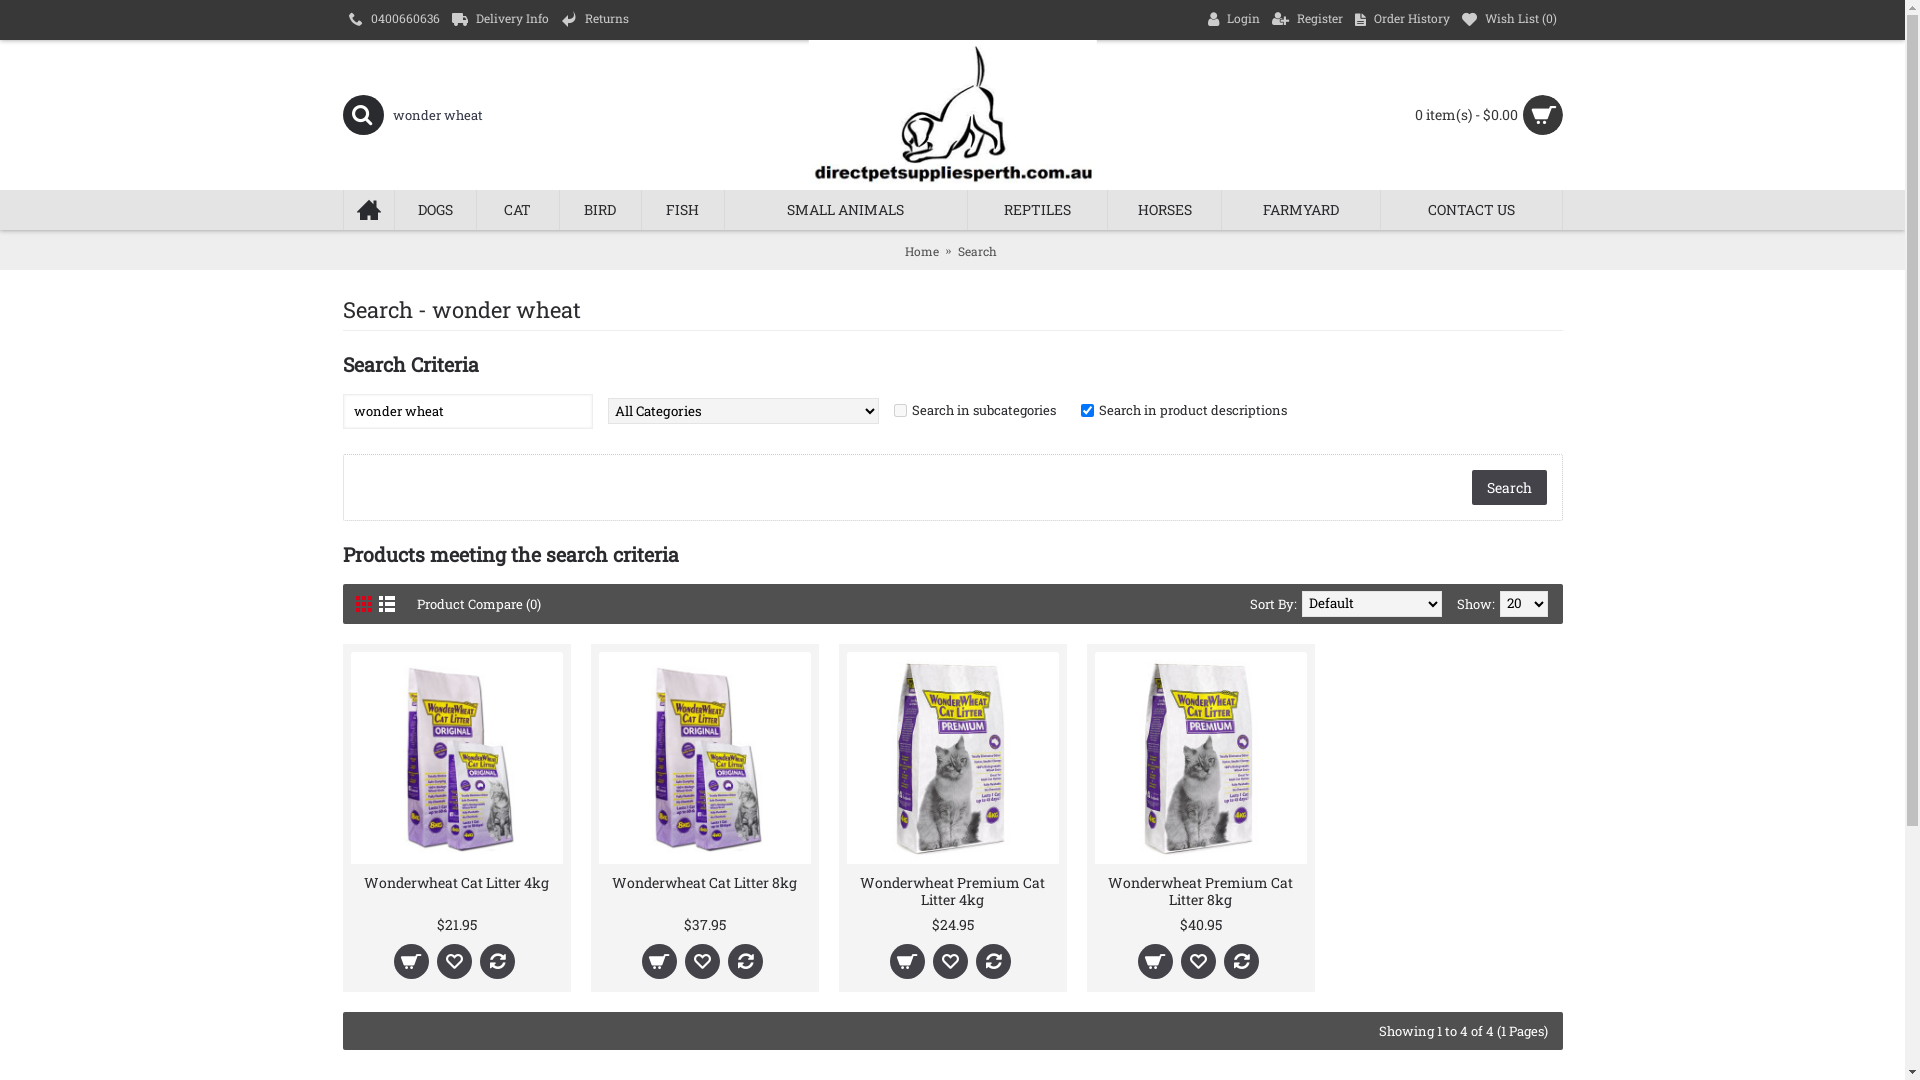 The height and width of the screenshot is (1080, 1920). What do you see at coordinates (500, 19) in the screenshot?
I see `'Delivery Info'` at bounding box center [500, 19].